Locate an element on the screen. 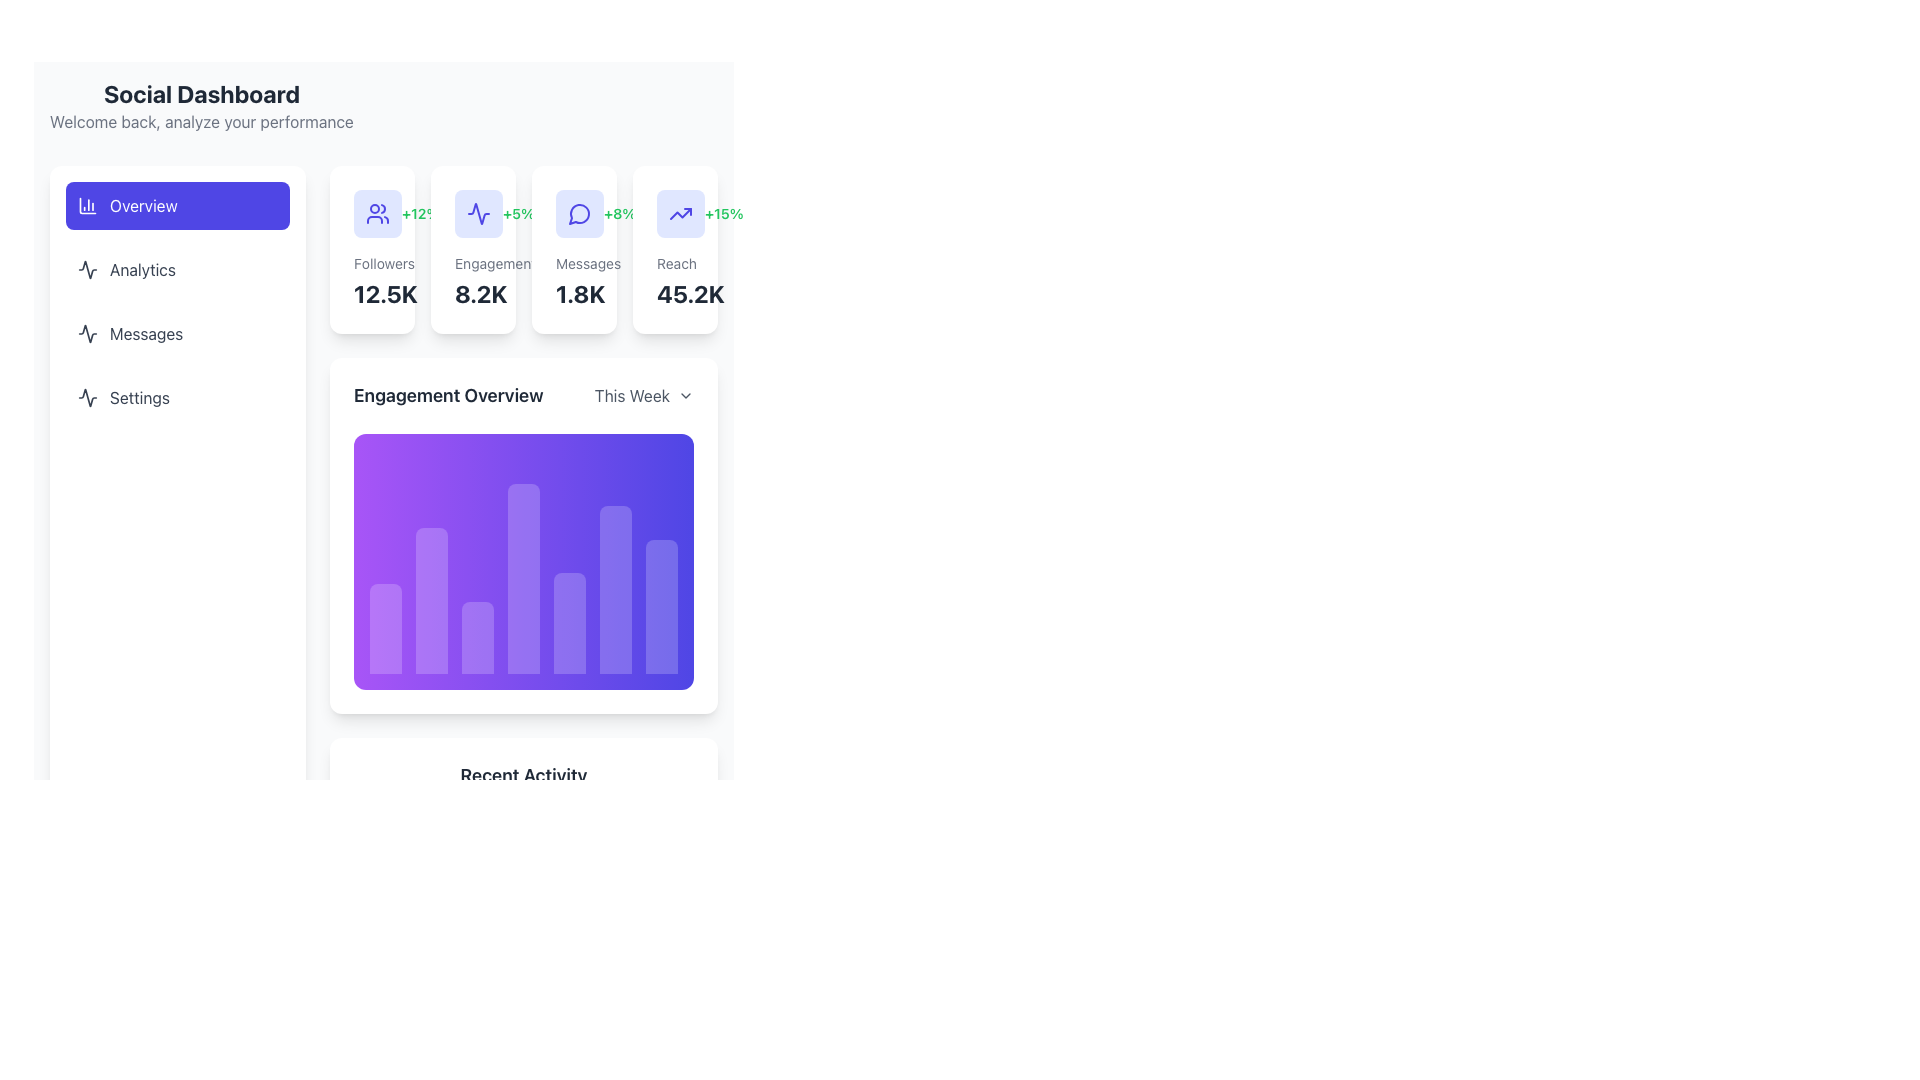  the topmost button is located at coordinates (177, 205).